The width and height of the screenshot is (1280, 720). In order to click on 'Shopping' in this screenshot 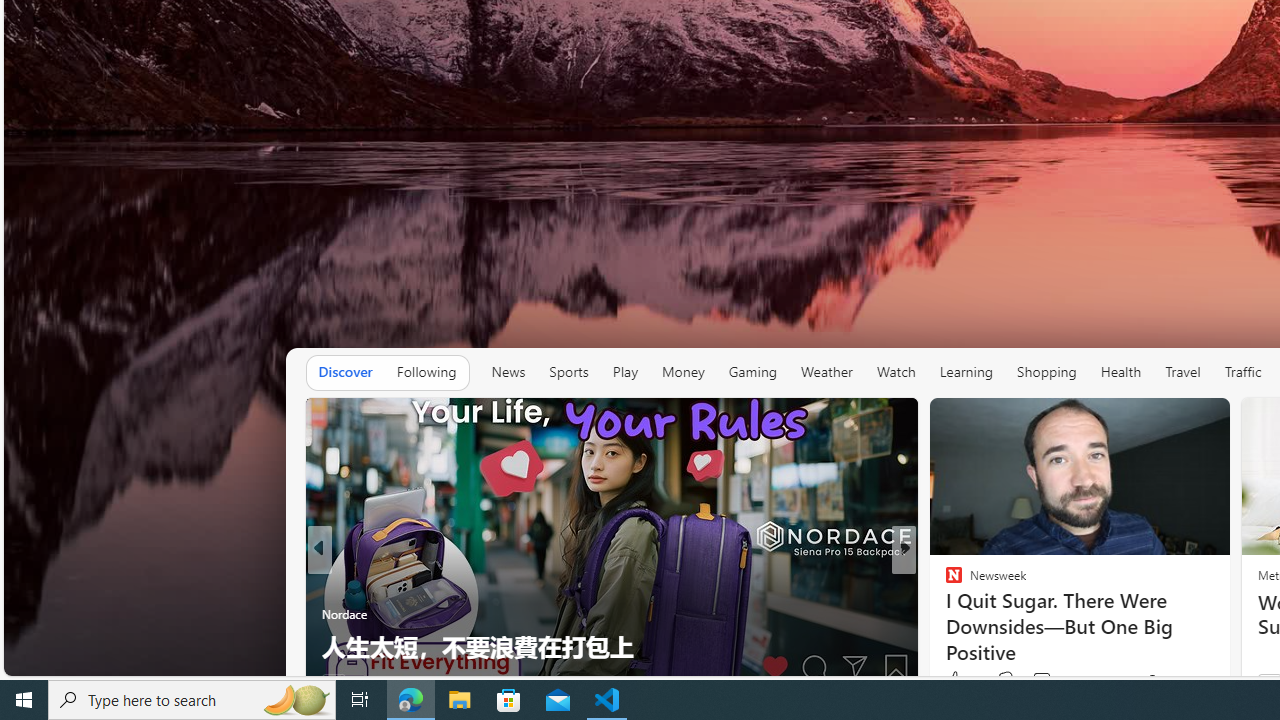, I will do `click(1046, 372)`.